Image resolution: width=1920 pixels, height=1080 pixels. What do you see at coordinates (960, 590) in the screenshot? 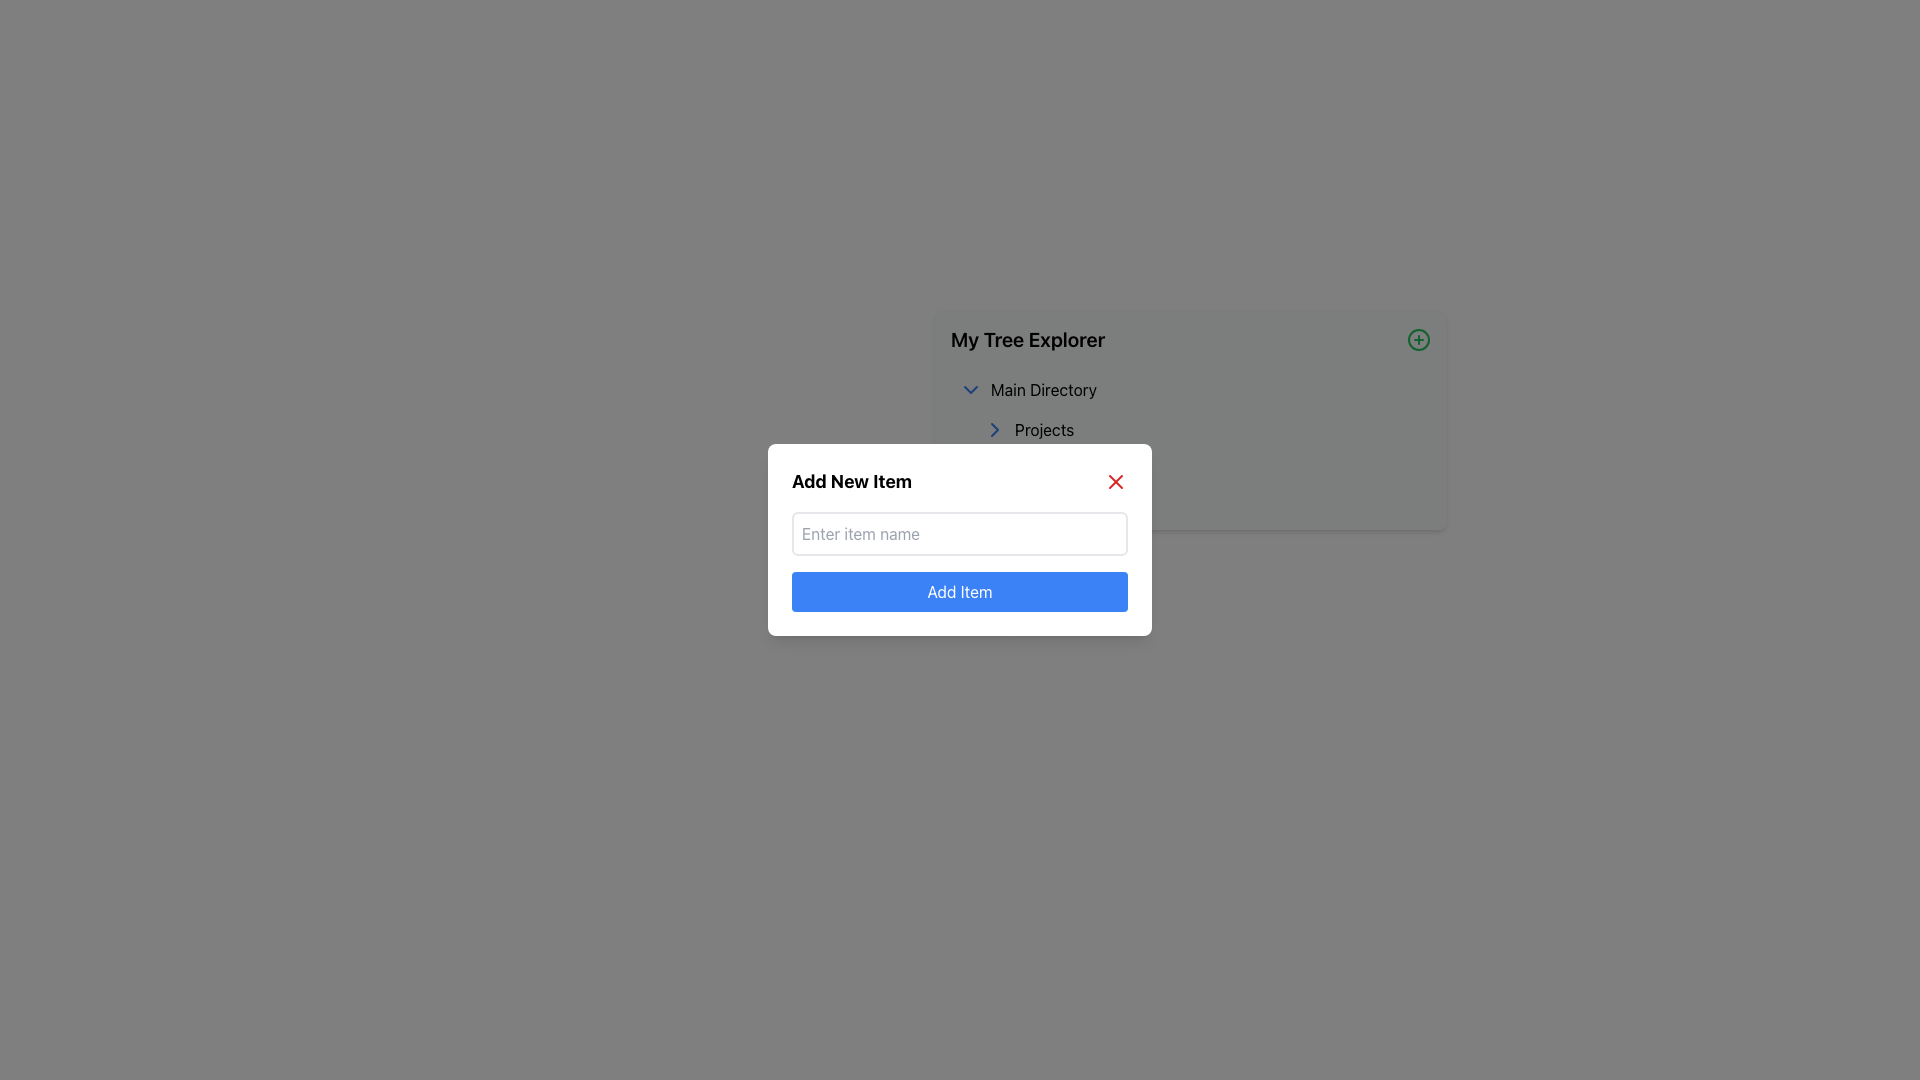
I see `the 'Submit' button located at the bottom center of the 'Add New Item' modal dialog box` at bounding box center [960, 590].